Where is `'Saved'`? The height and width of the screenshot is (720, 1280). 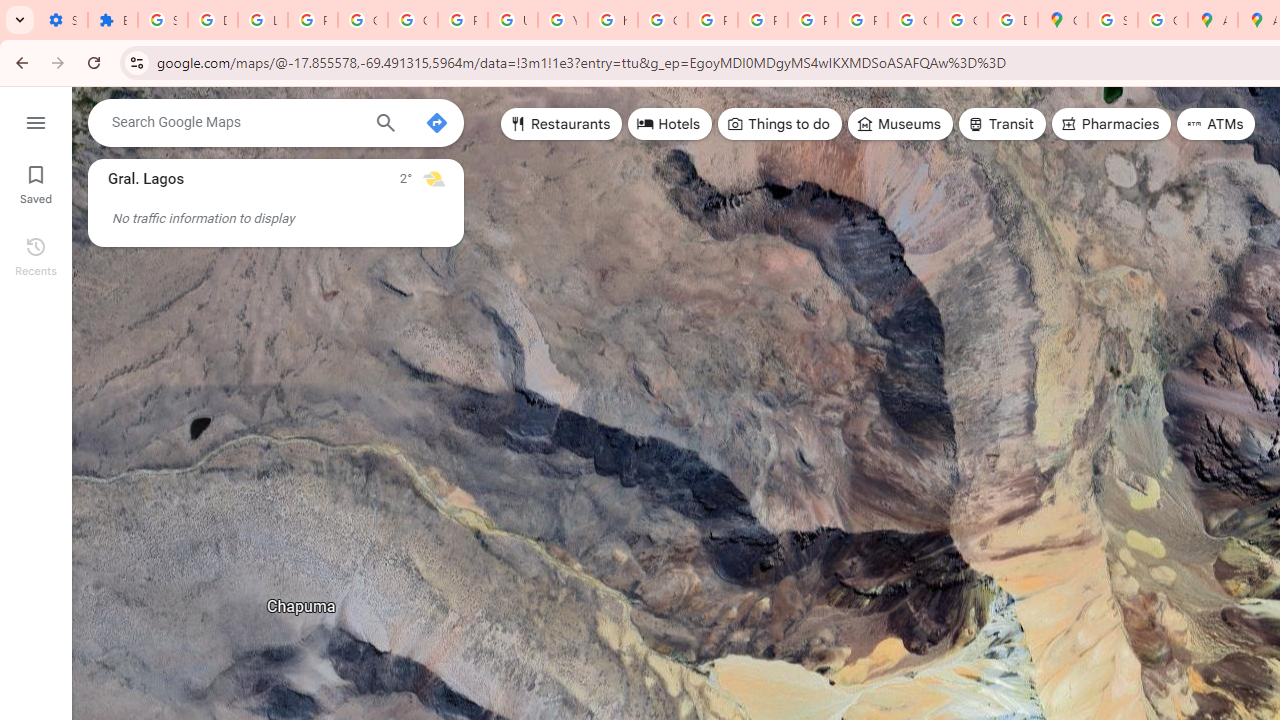 'Saved' is located at coordinates (35, 182).